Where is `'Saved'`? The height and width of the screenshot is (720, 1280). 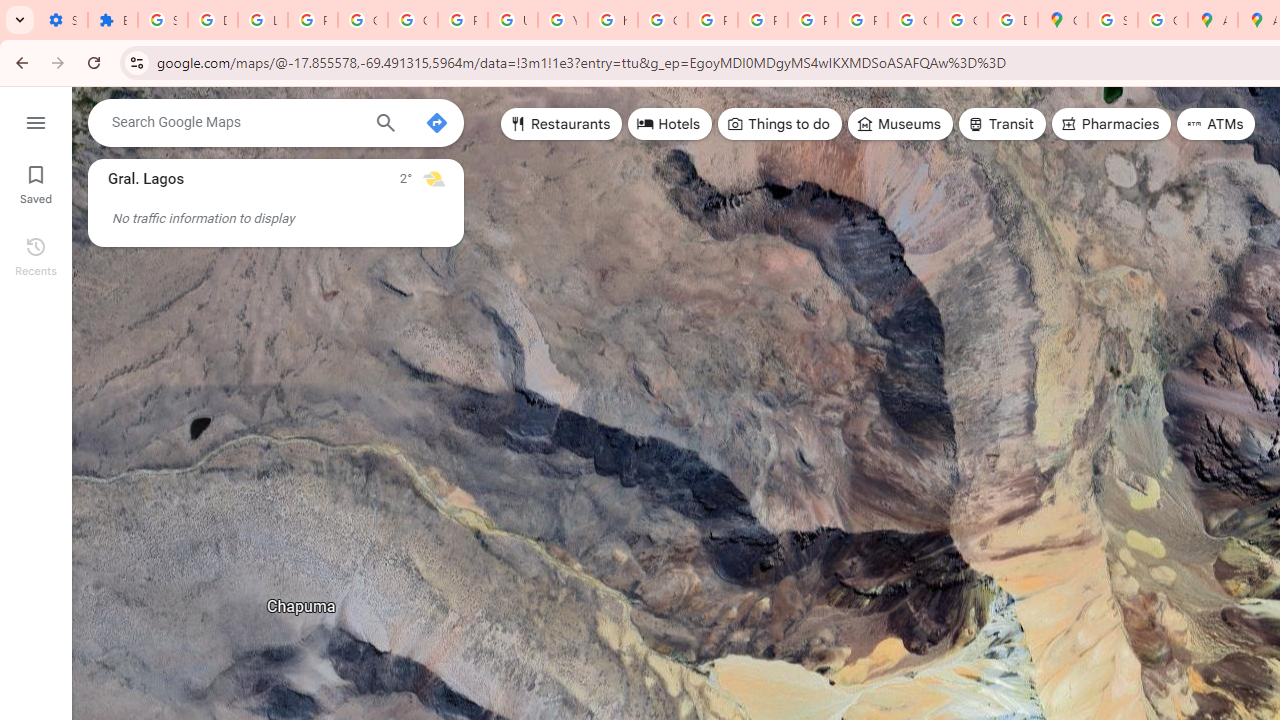 'Saved' is located at coordinates (35, 182).